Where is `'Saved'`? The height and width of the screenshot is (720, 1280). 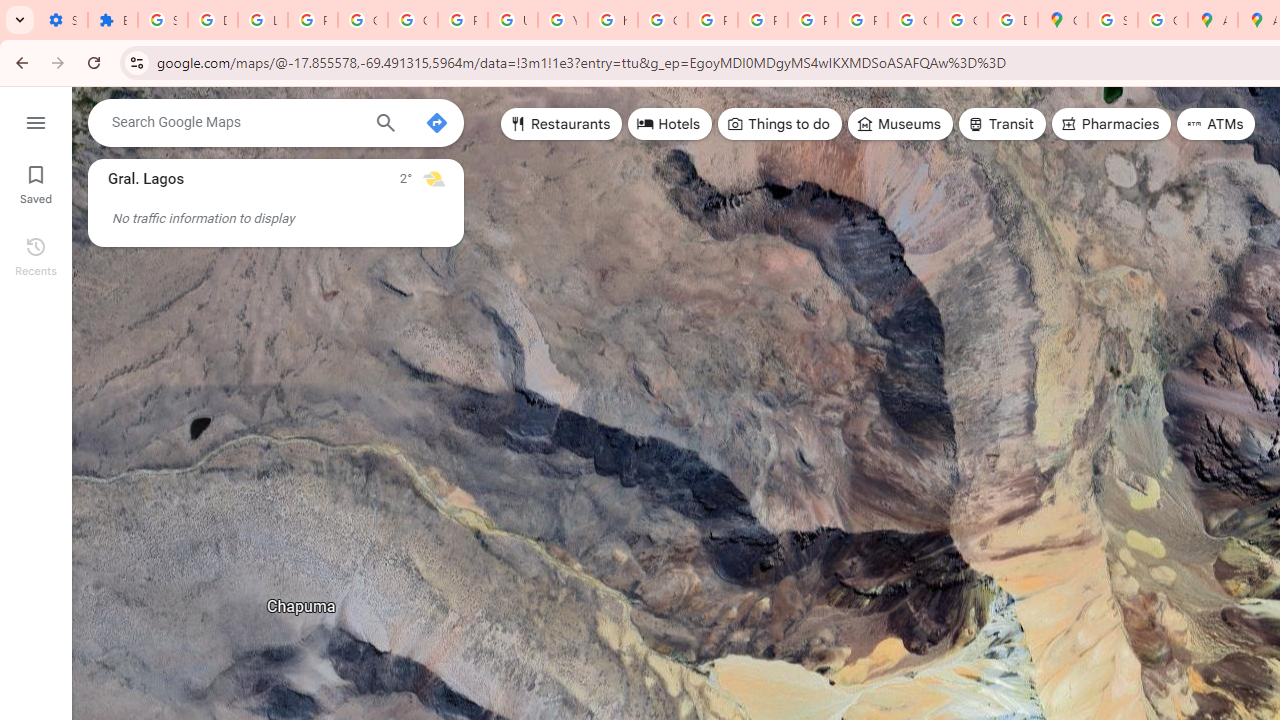 'Saved' is located at coordinates (35, 182).